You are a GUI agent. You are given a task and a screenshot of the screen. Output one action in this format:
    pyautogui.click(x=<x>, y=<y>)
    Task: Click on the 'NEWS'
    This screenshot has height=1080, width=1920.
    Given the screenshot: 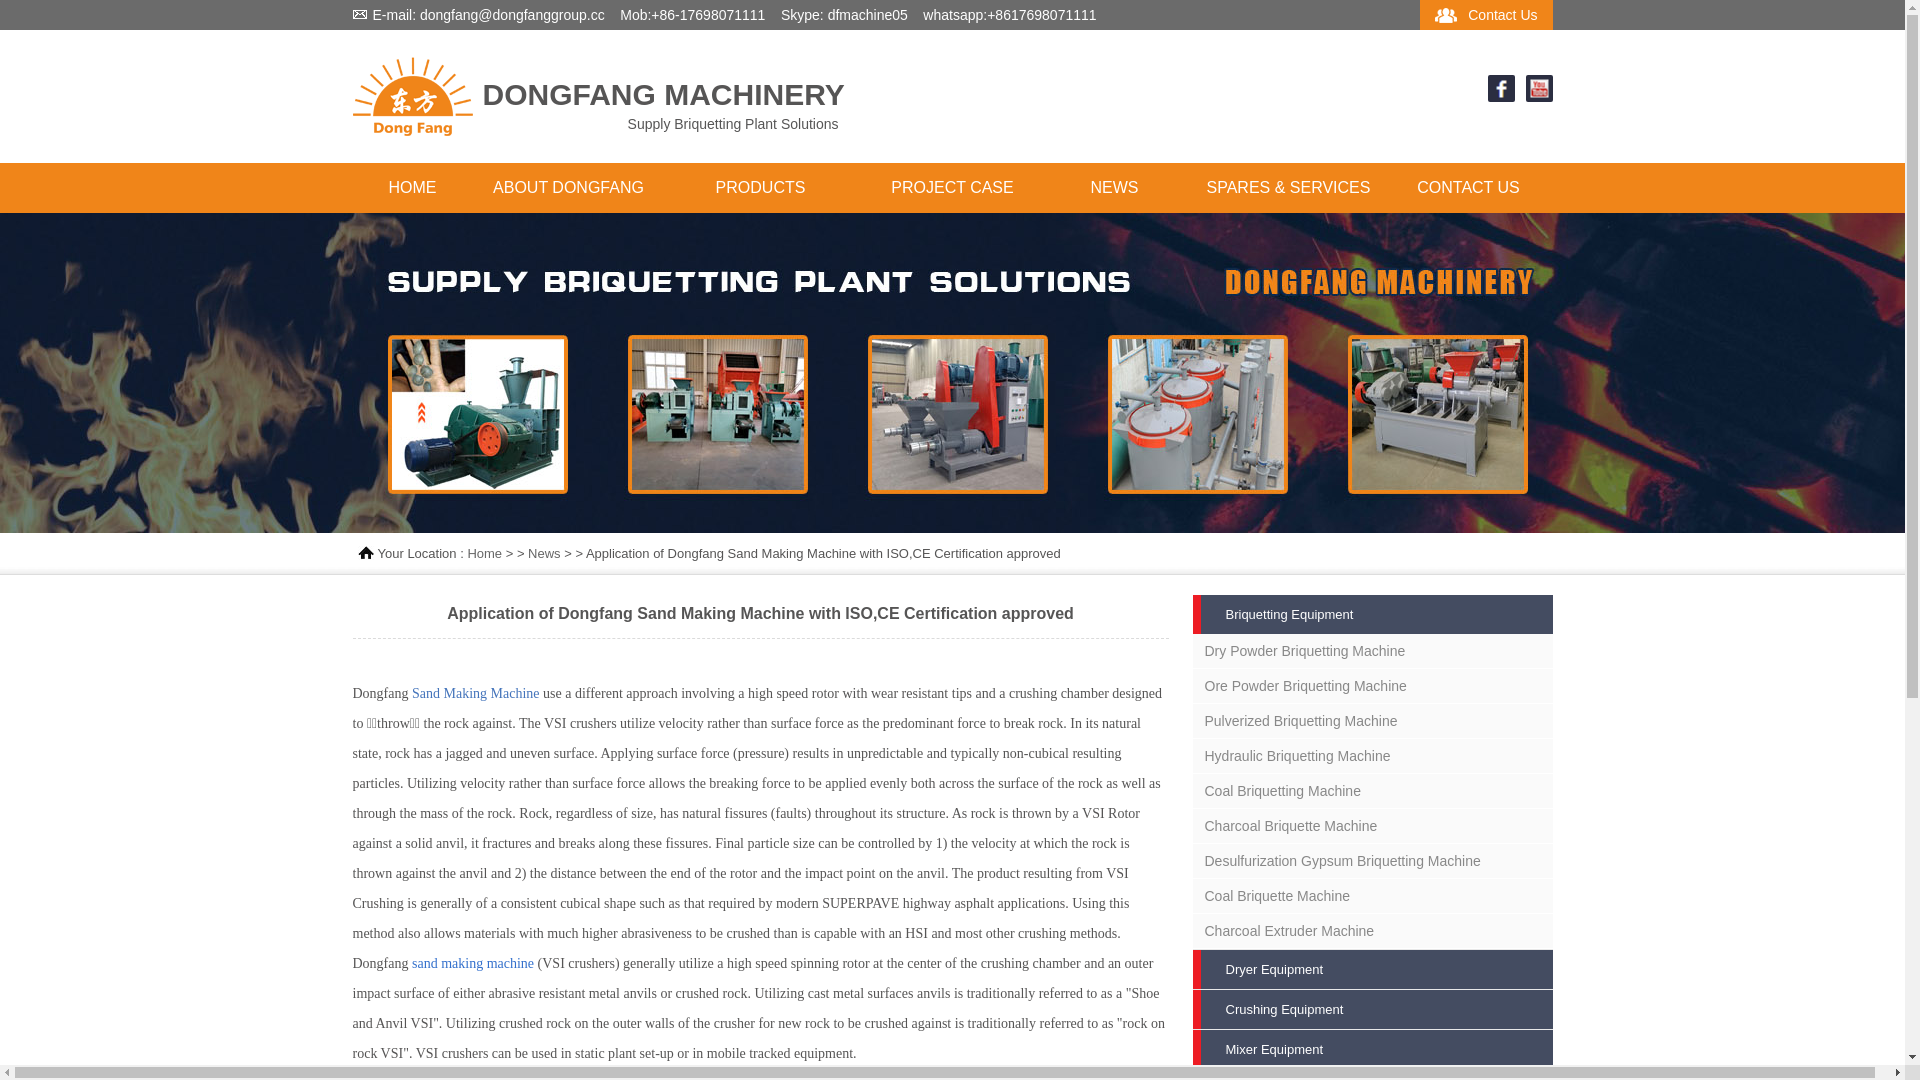 What is the action you would take?
    pyautogui.click(x=1112, y=188)
    